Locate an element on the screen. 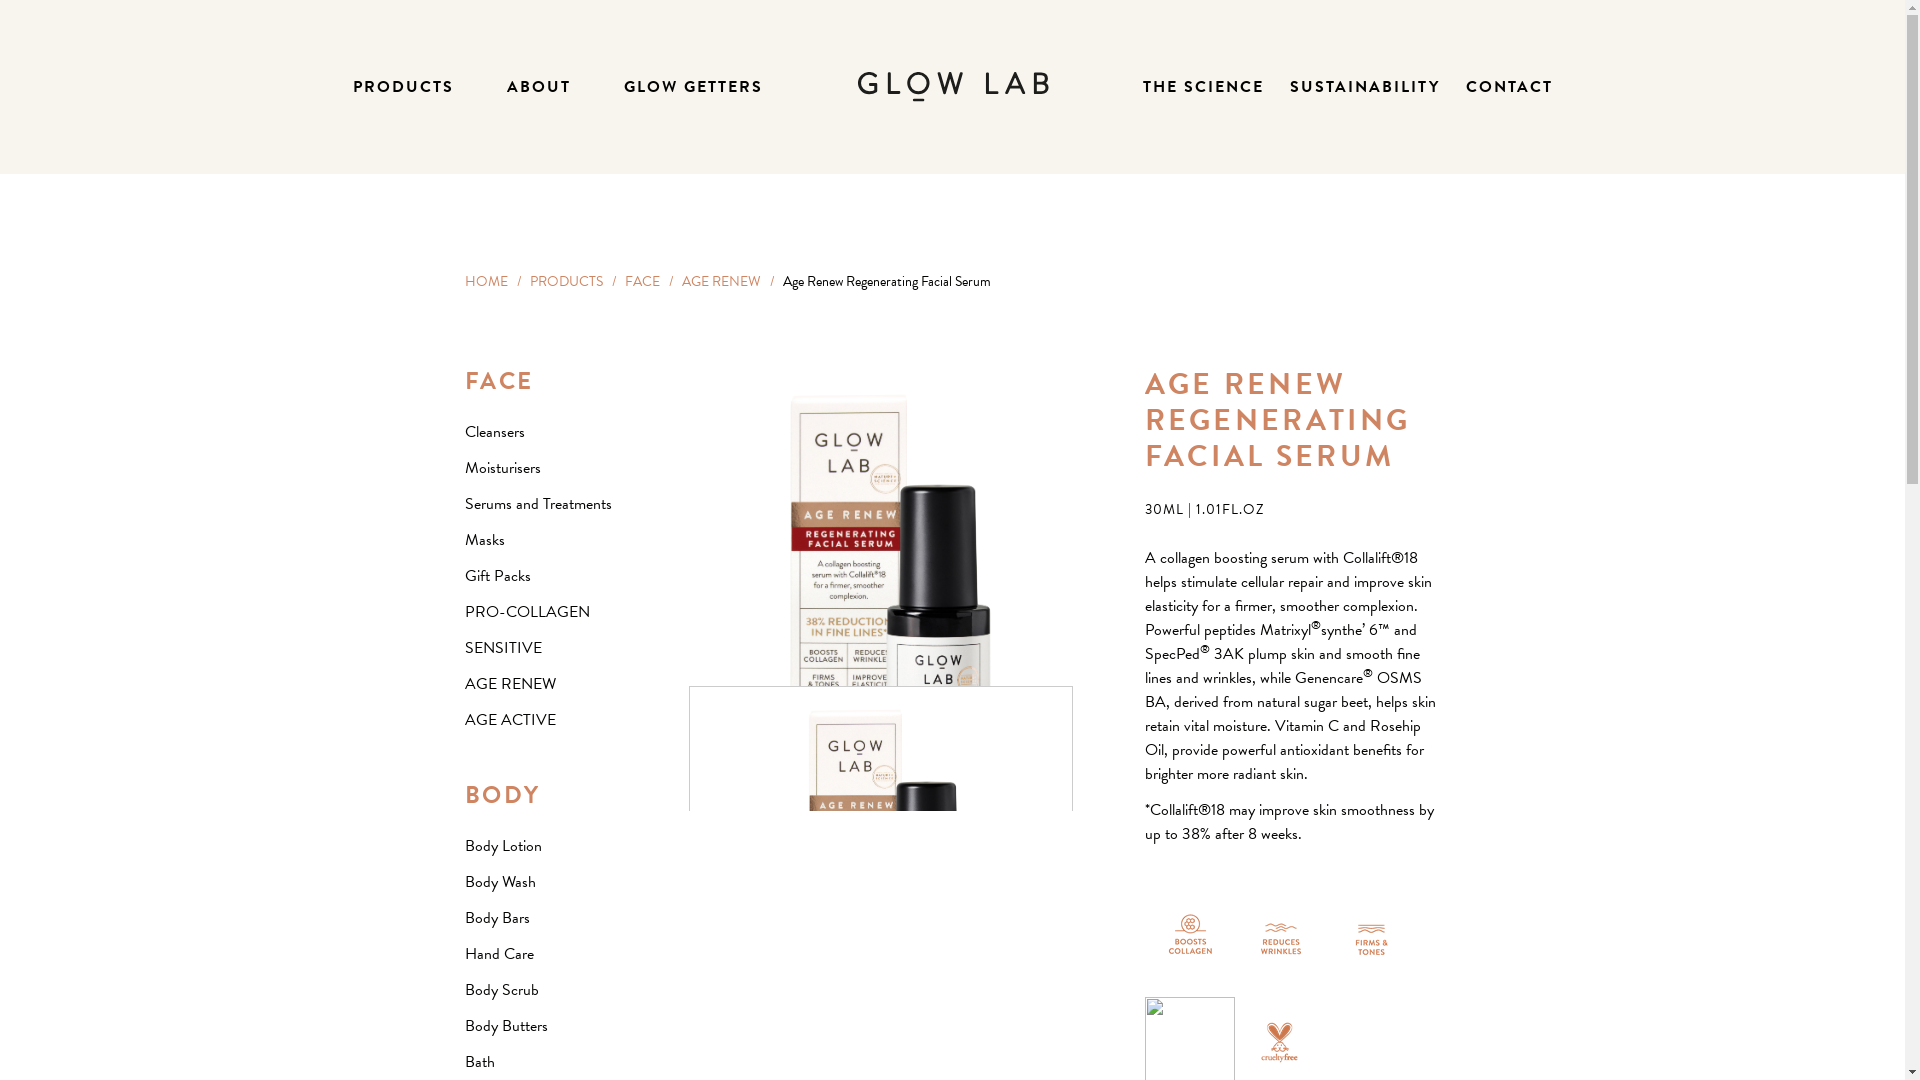 The image size is (1920, 1080). 'GLOW GETTERS' is located at coordinates (693, 86).